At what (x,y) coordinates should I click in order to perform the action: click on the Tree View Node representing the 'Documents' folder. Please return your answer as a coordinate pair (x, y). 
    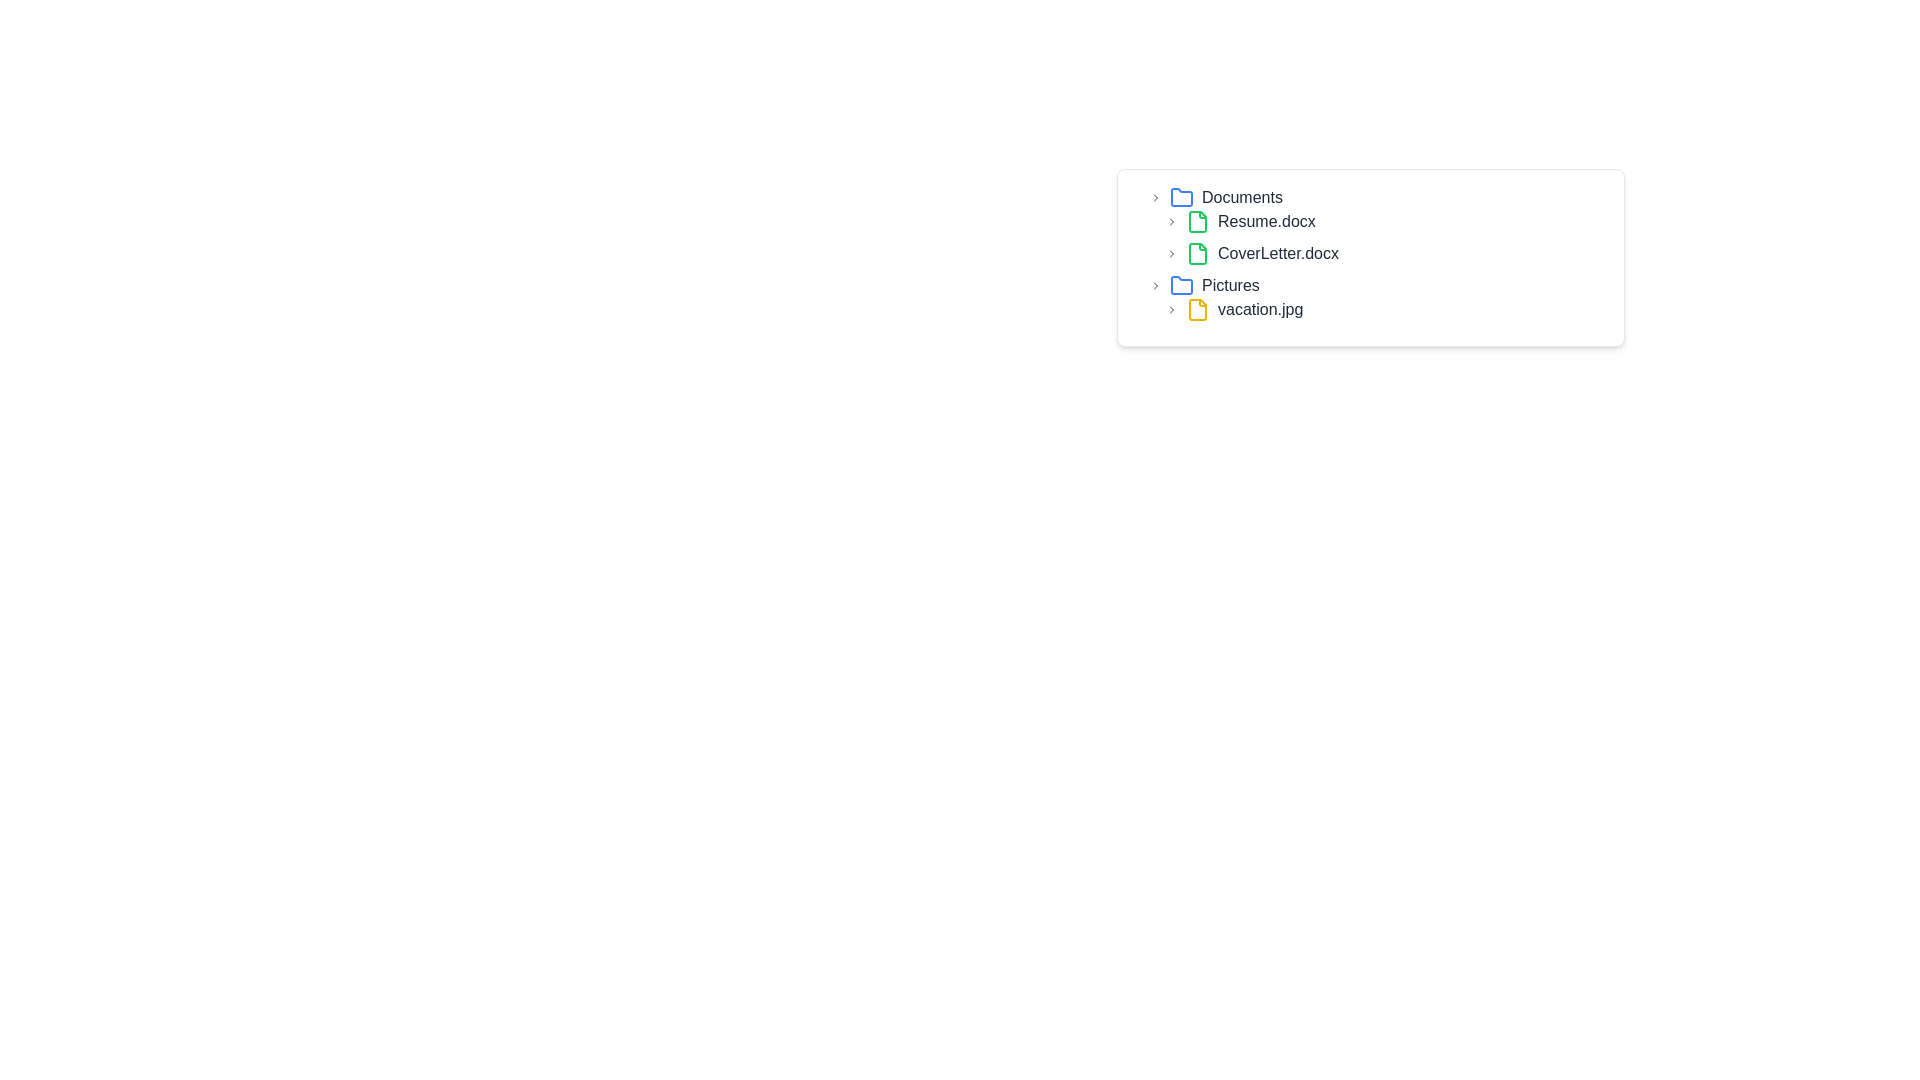
    Looking at the image, I should click on (1377, 225).